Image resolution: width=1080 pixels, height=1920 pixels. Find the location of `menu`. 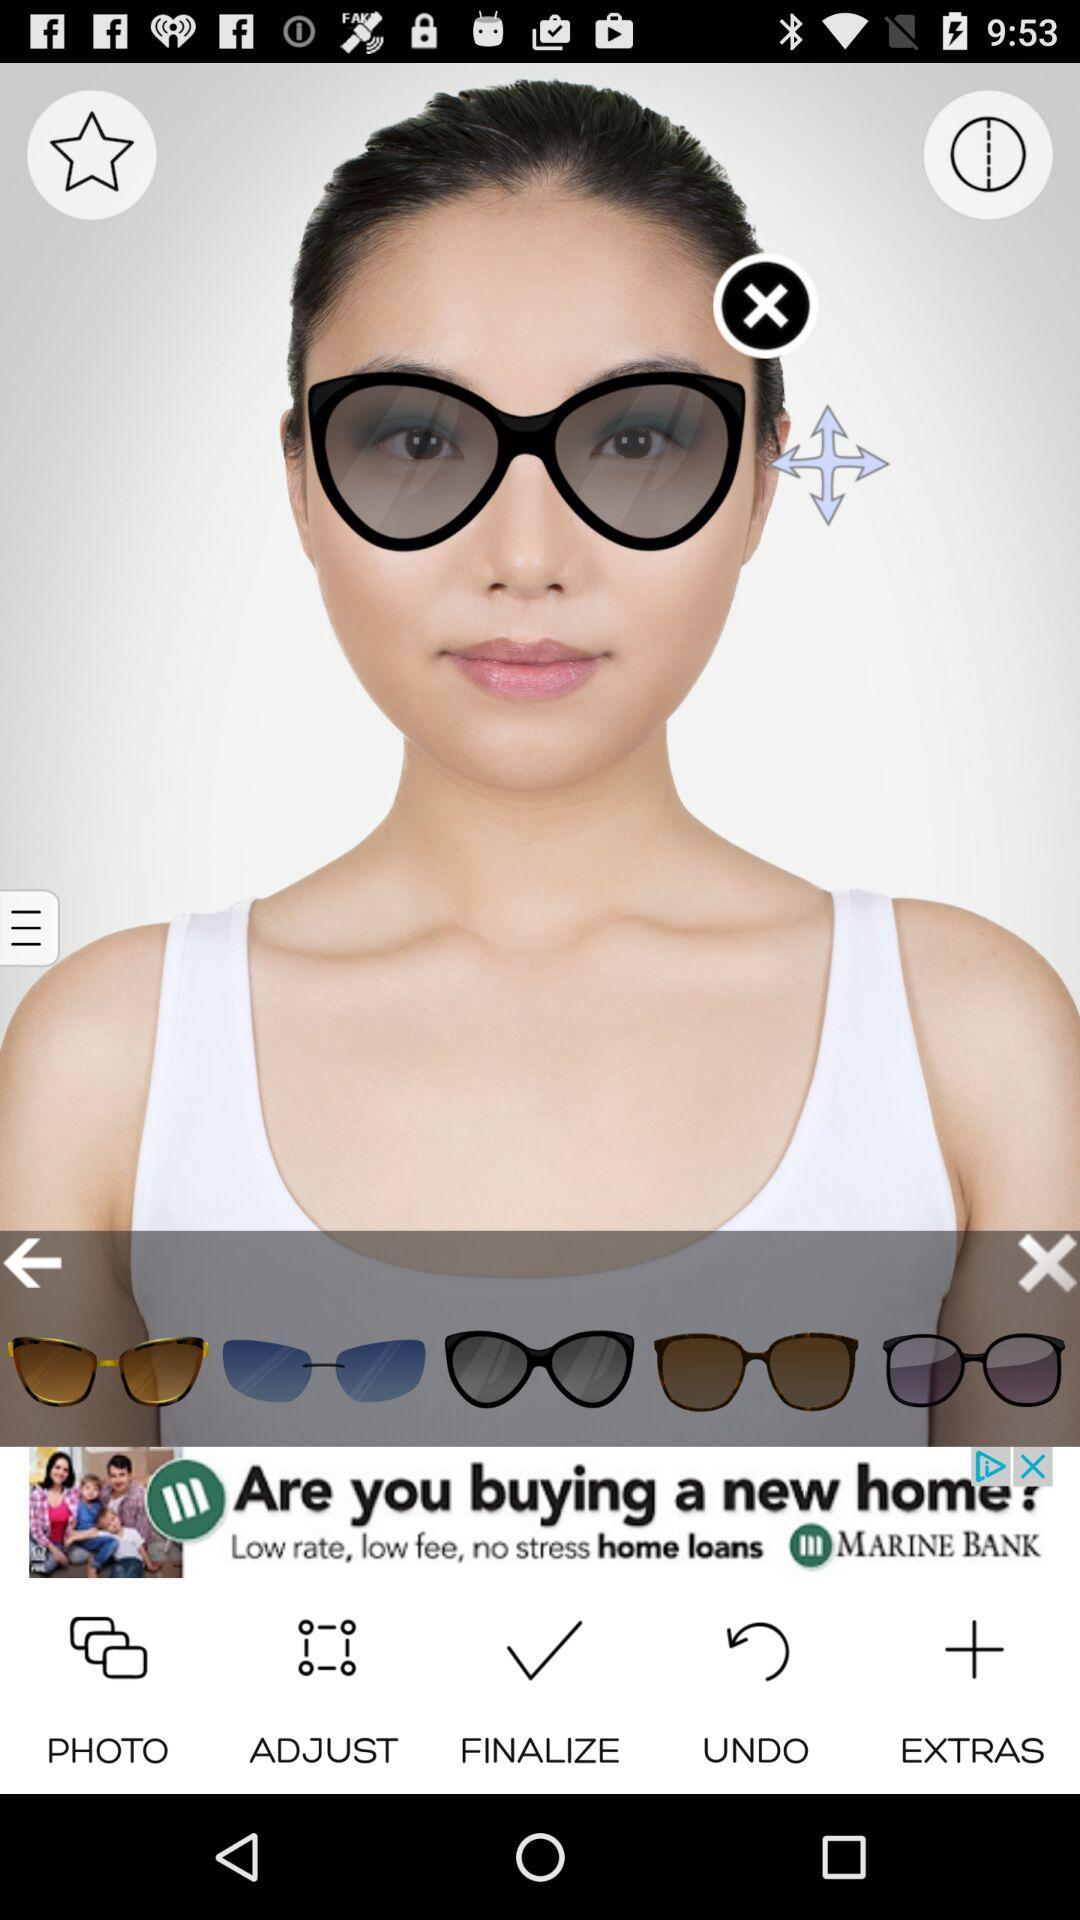

menu is located at coordinates (91, 153).